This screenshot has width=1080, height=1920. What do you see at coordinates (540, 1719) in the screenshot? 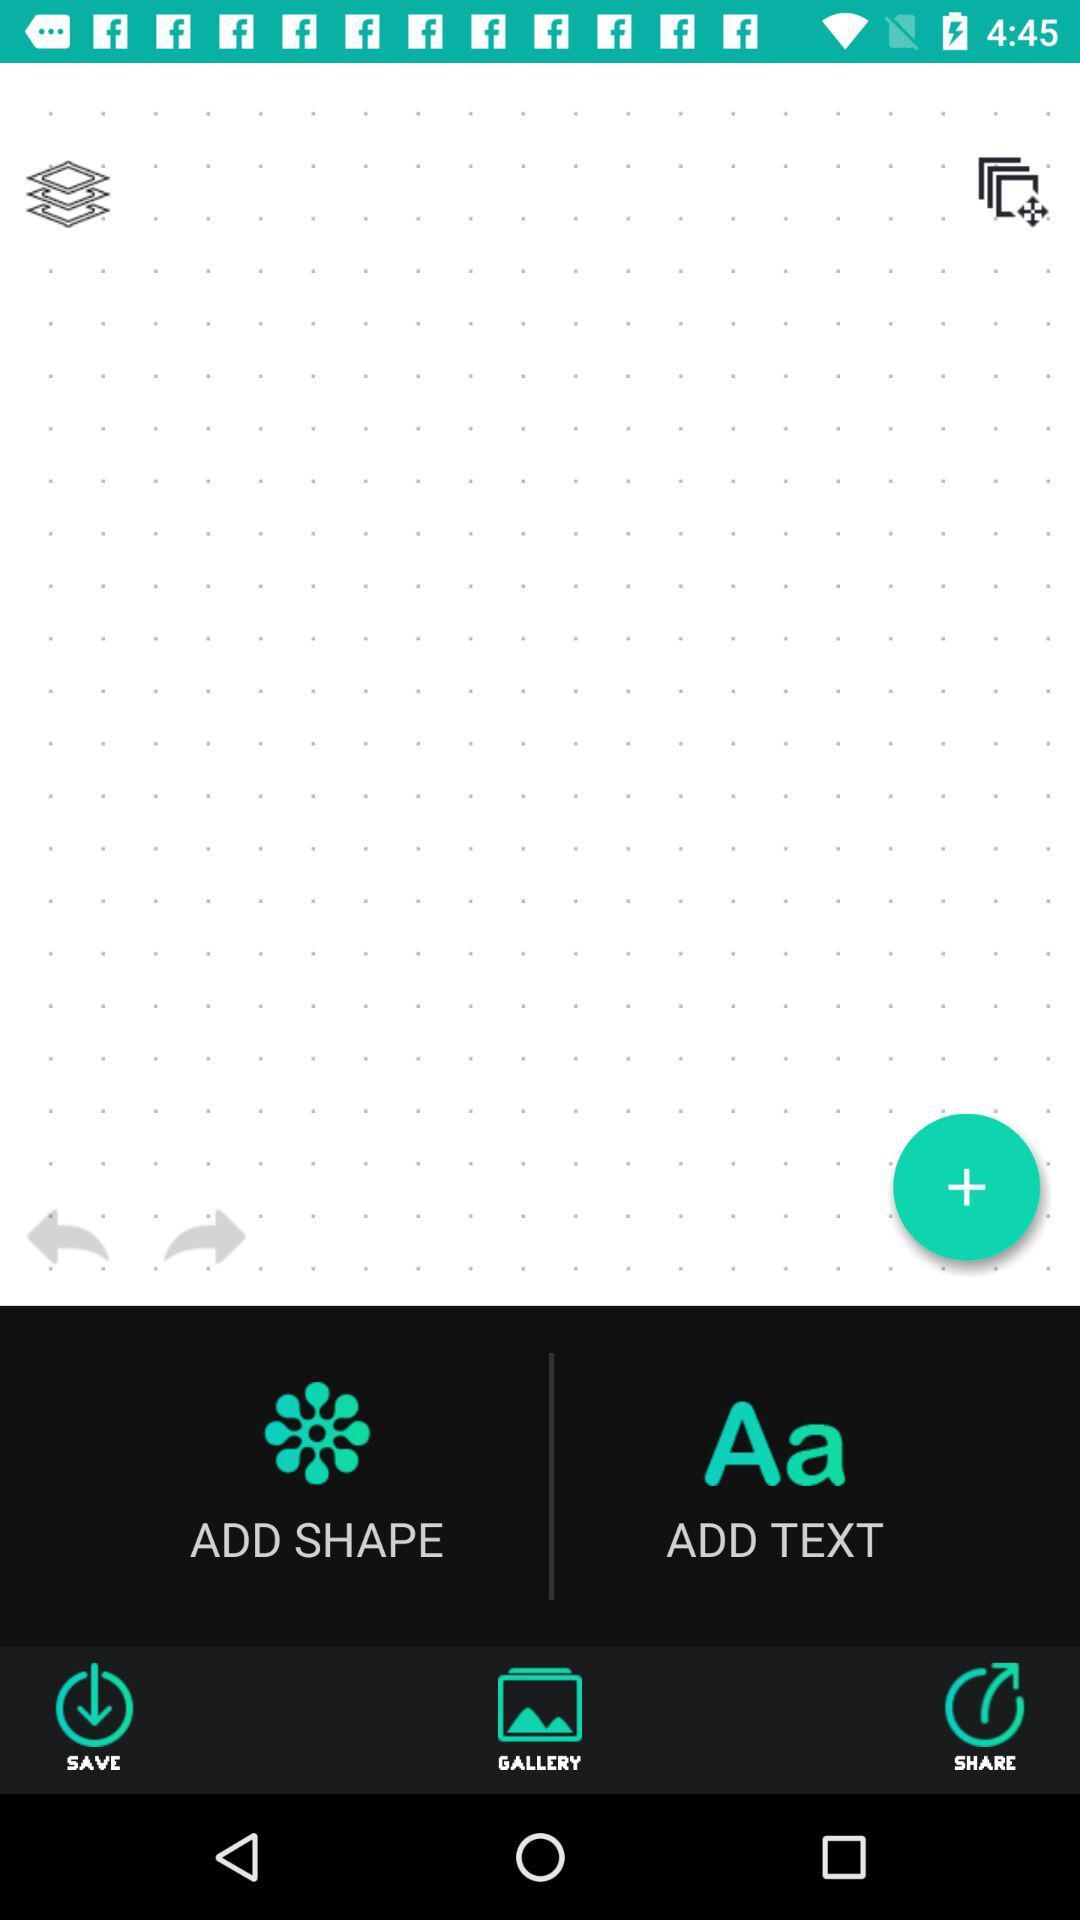
I see `item to the right of save` at bounding box center [540, 1719].